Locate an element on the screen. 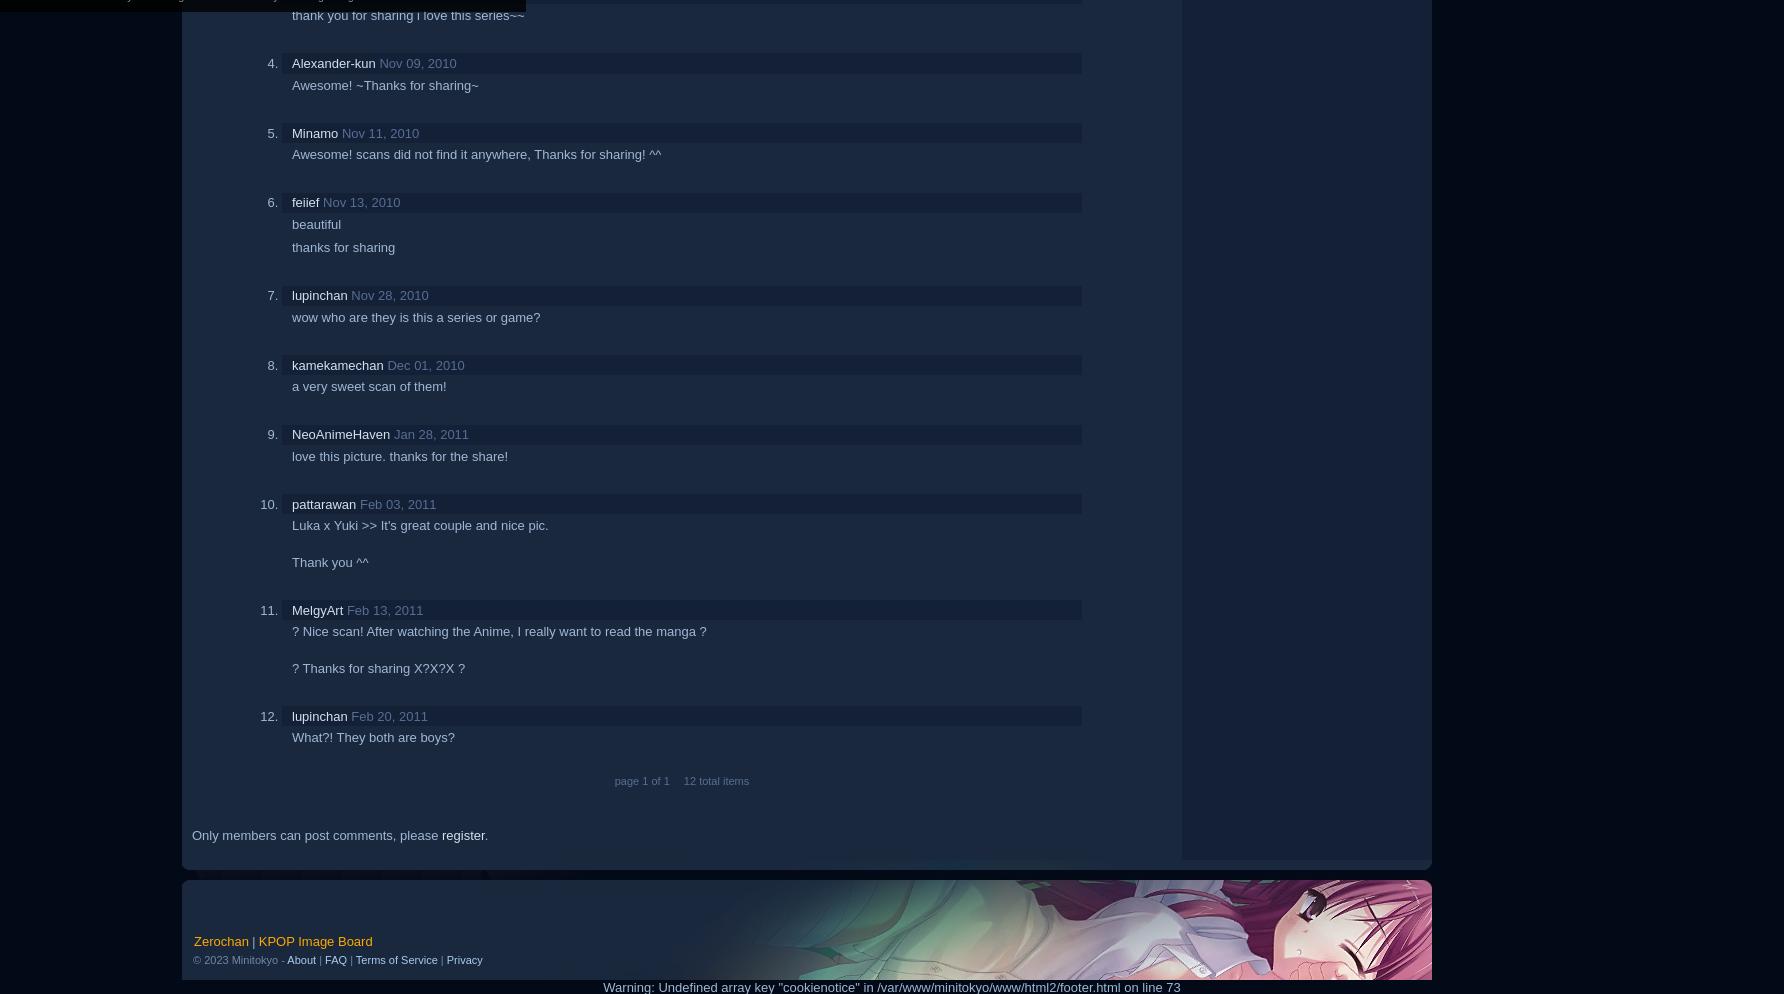 The width and height of the screenshot is (1784, 994). 'Zerochan' is located at coordinates (192, 941).